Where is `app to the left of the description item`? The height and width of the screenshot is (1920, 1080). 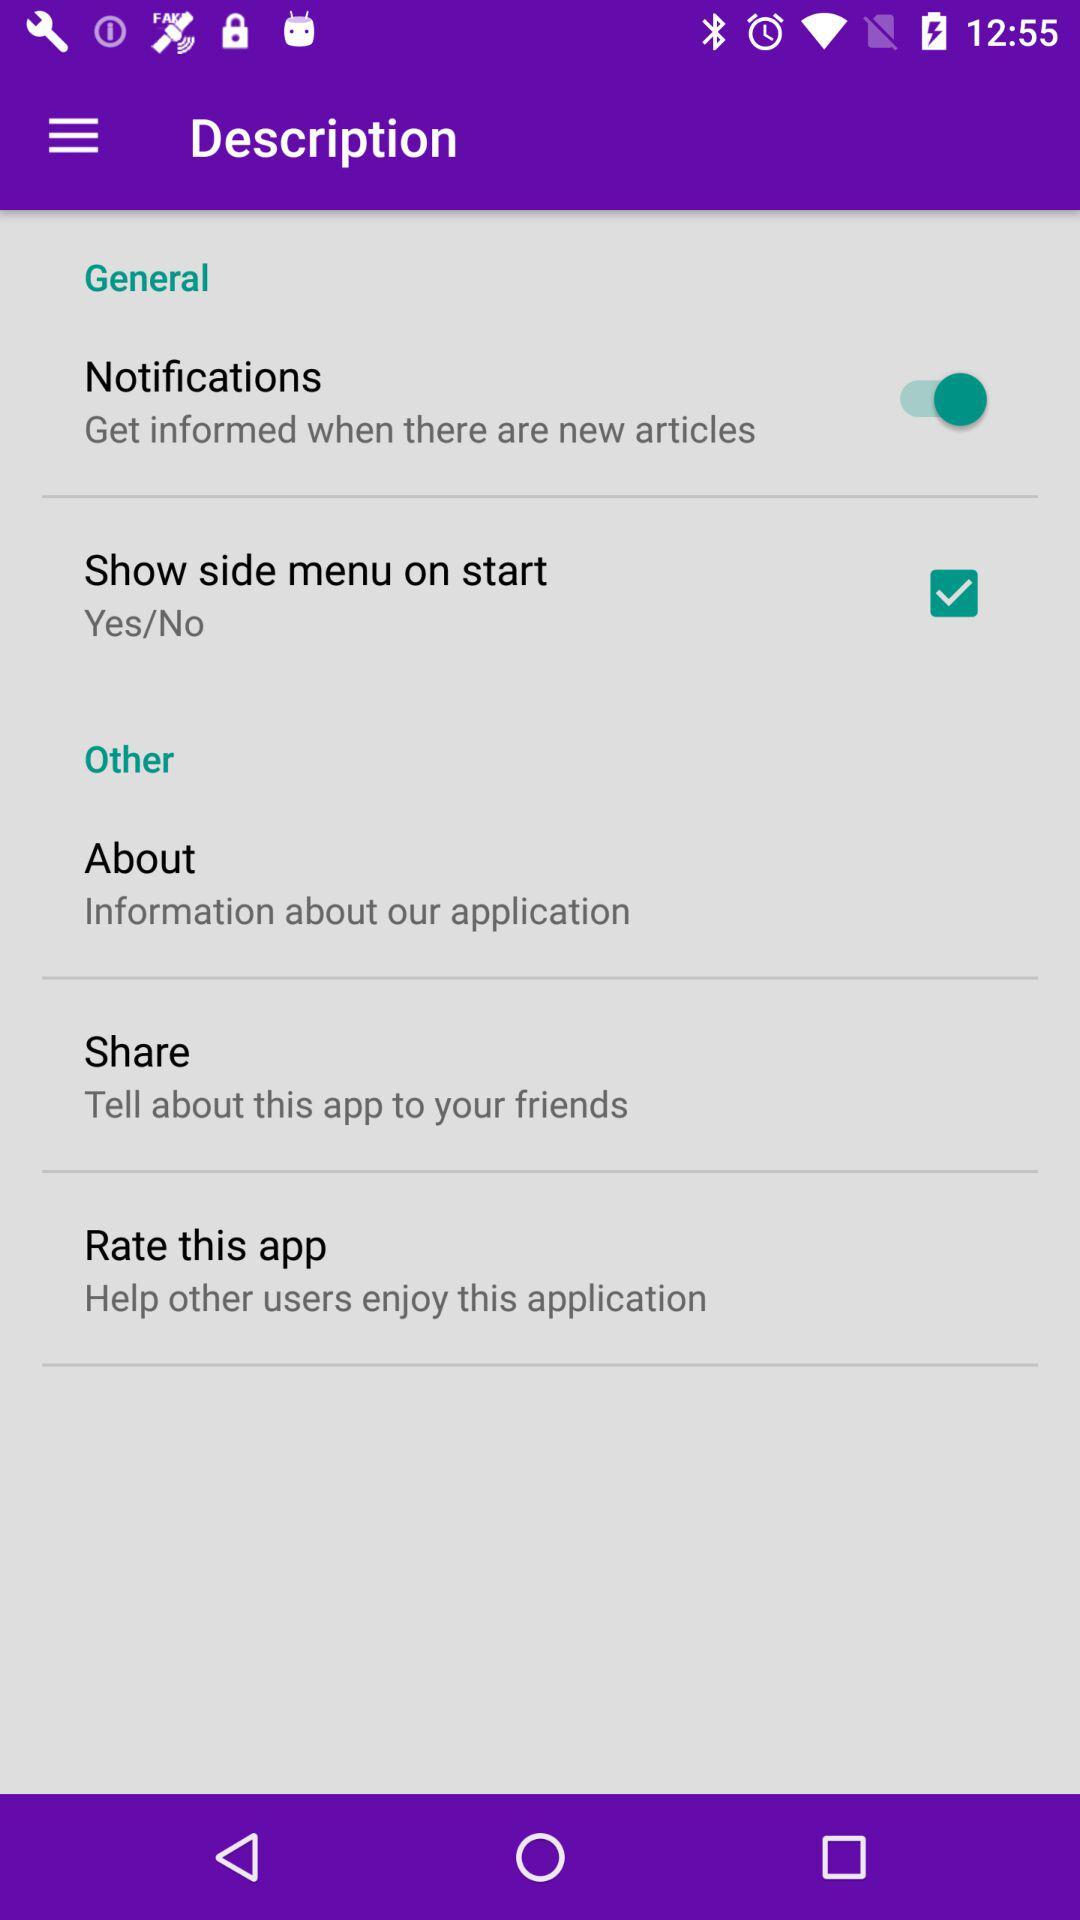 app to the left of the description item is located at coordinates (72, 135).